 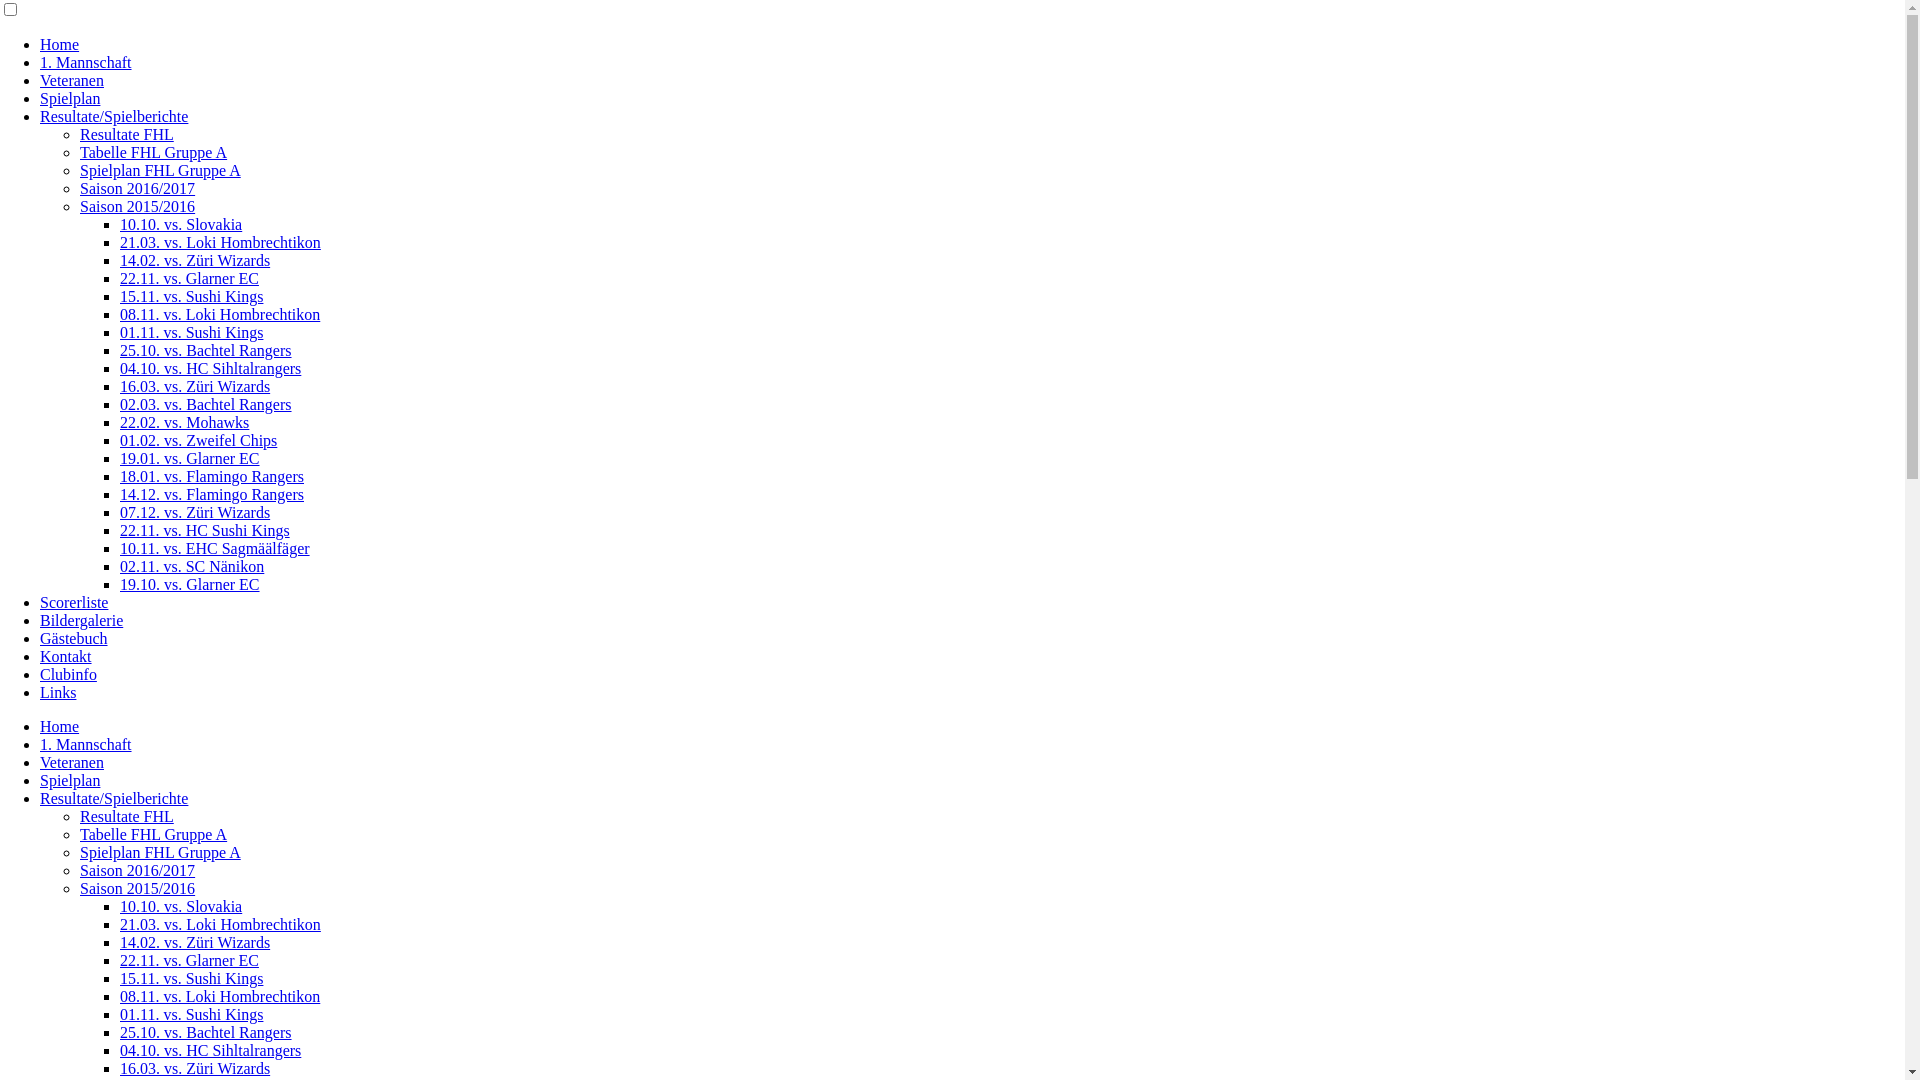 I want to click on '04.10. vs. HC Sihltalrangers', so click(x=210, y=368).